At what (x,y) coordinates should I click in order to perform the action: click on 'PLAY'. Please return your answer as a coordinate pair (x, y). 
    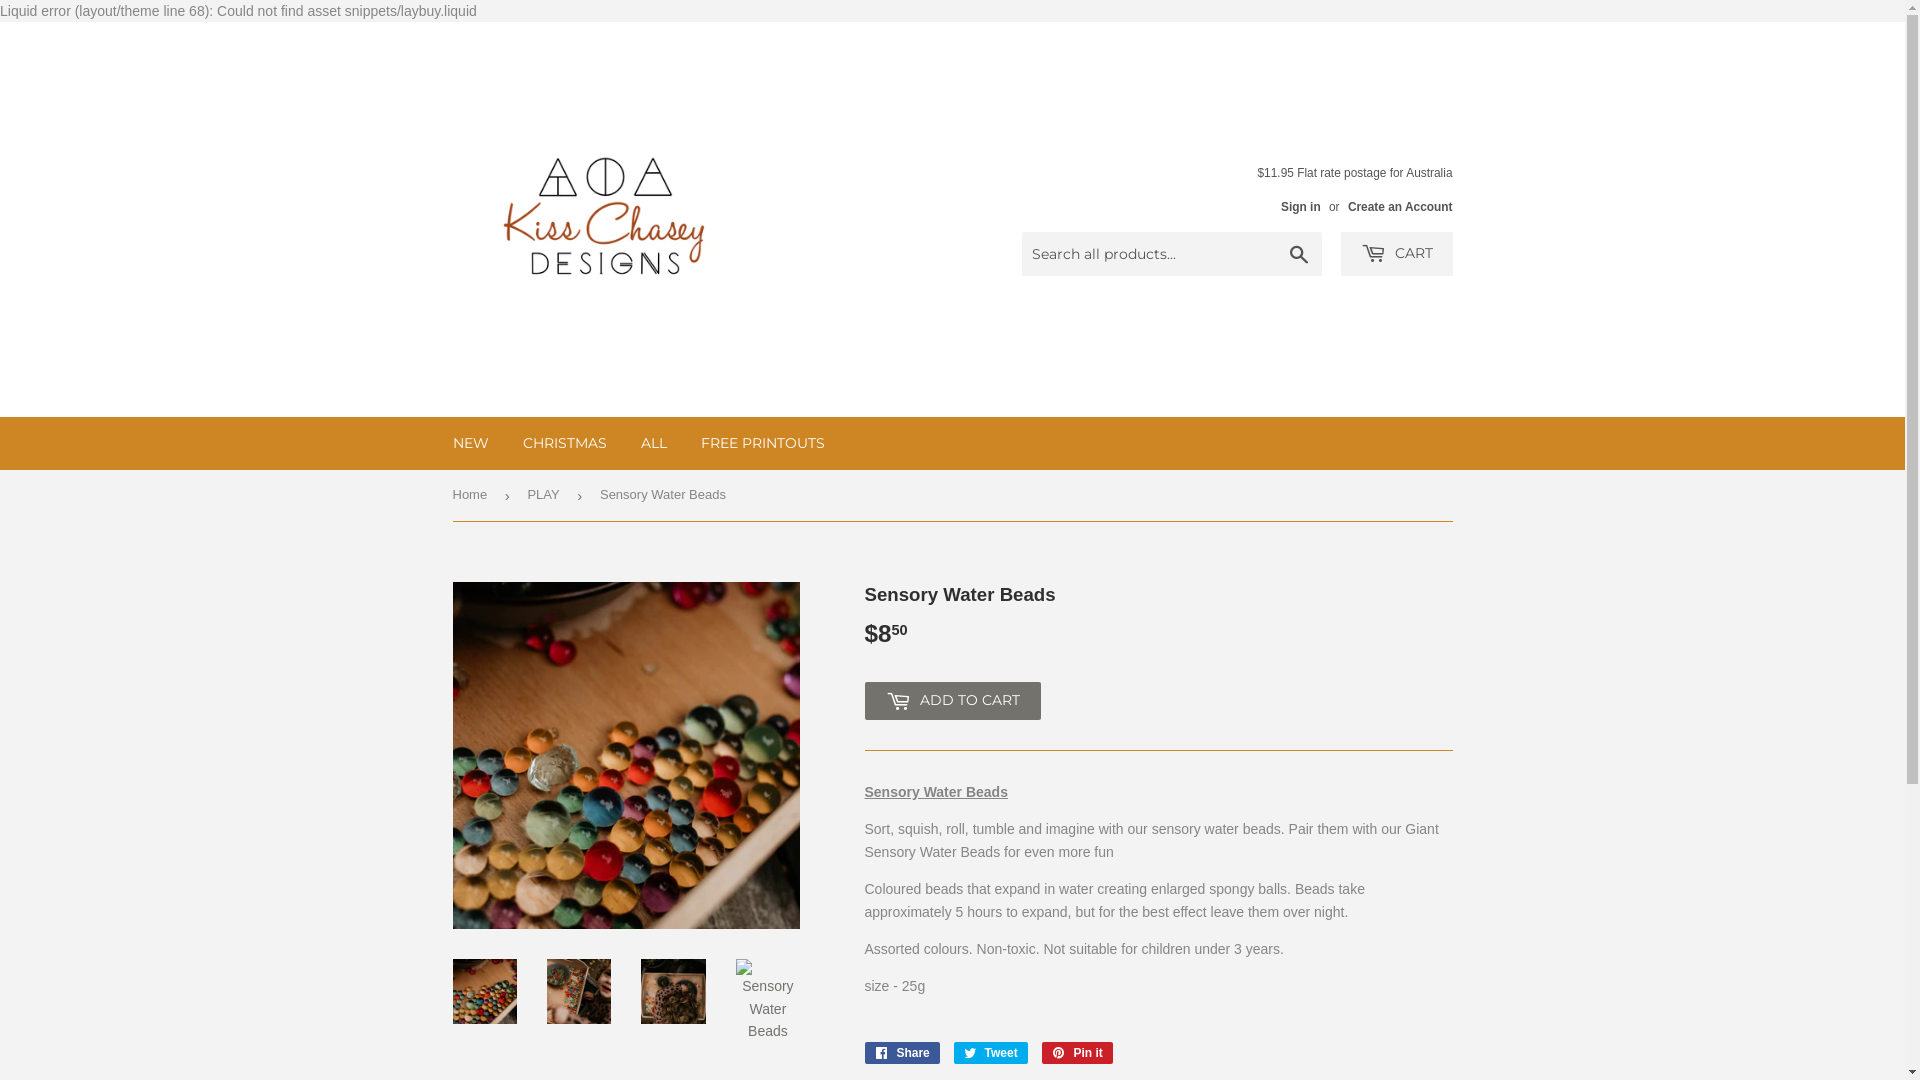
    Looking at the image, I should click on (546, 495).